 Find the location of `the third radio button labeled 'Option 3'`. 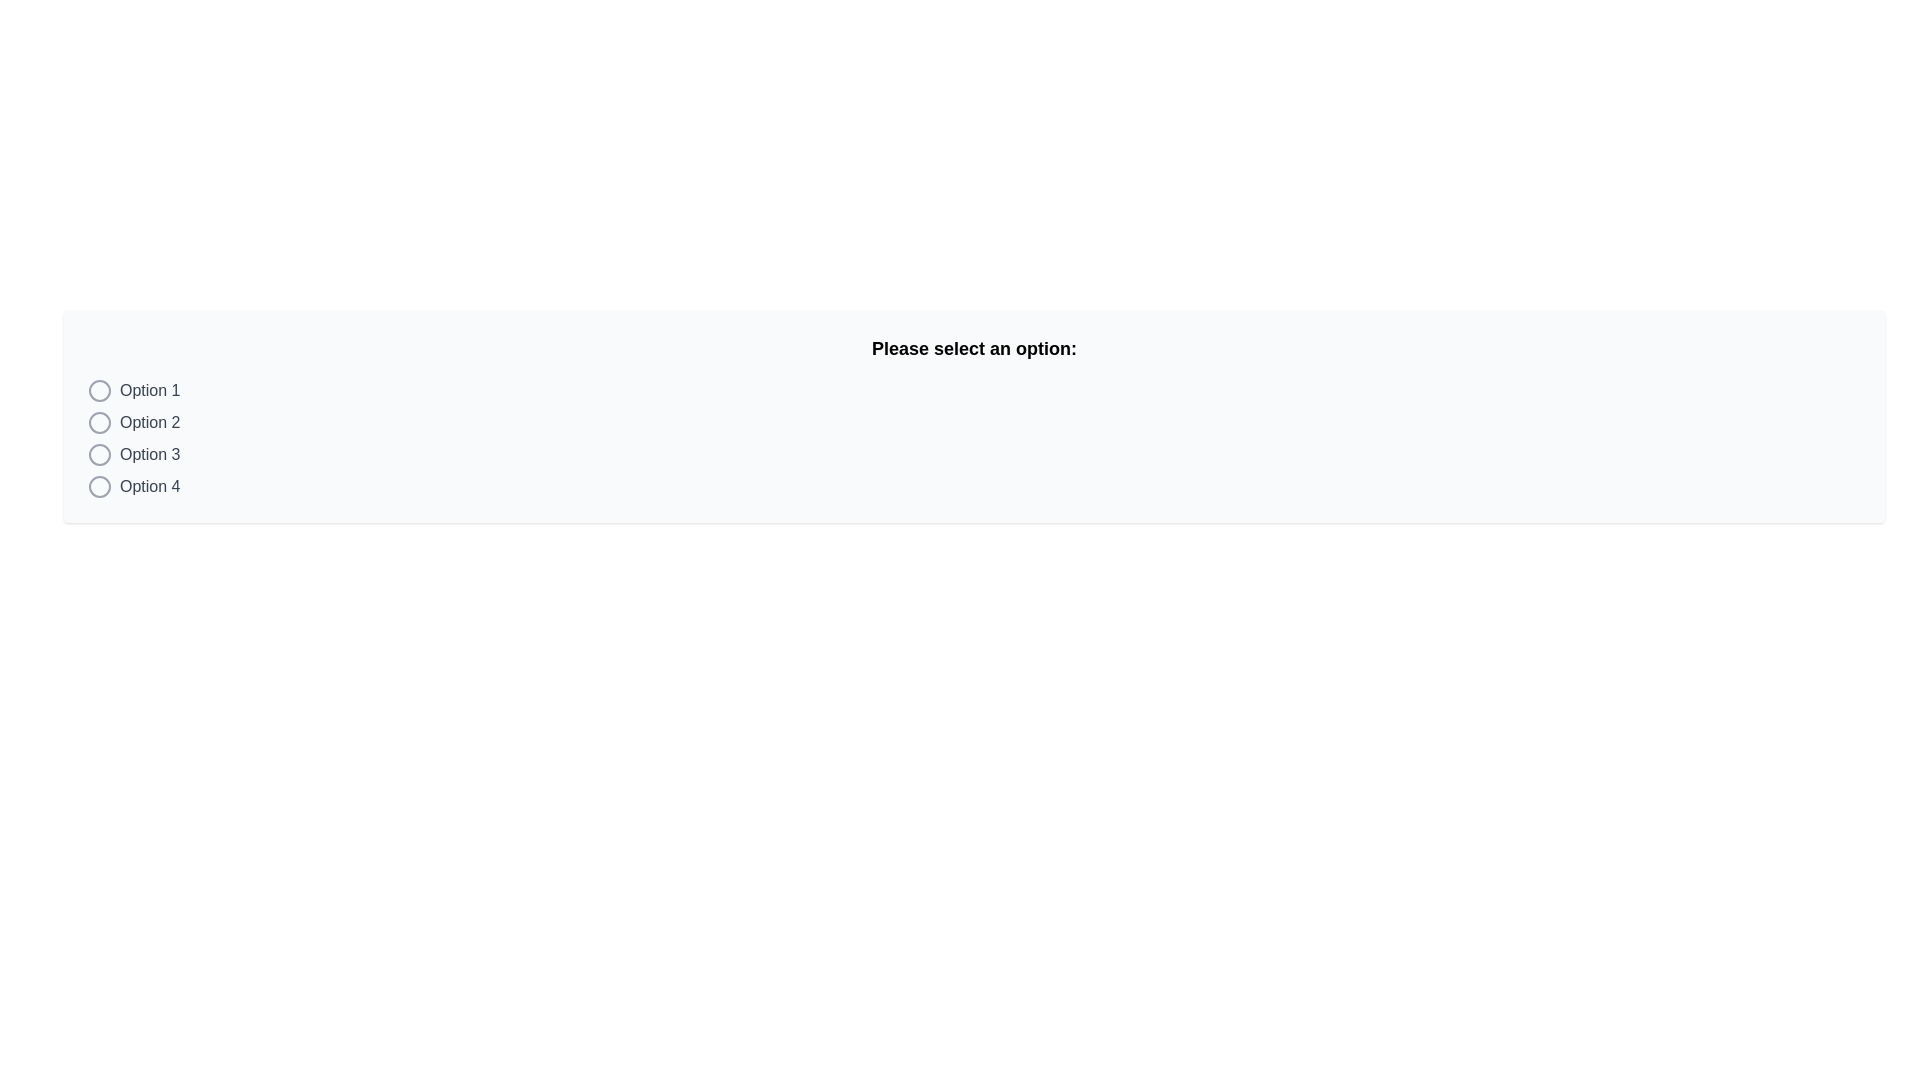

the third radio button labeled 'Option 3' is located at coordinates (99, 455).